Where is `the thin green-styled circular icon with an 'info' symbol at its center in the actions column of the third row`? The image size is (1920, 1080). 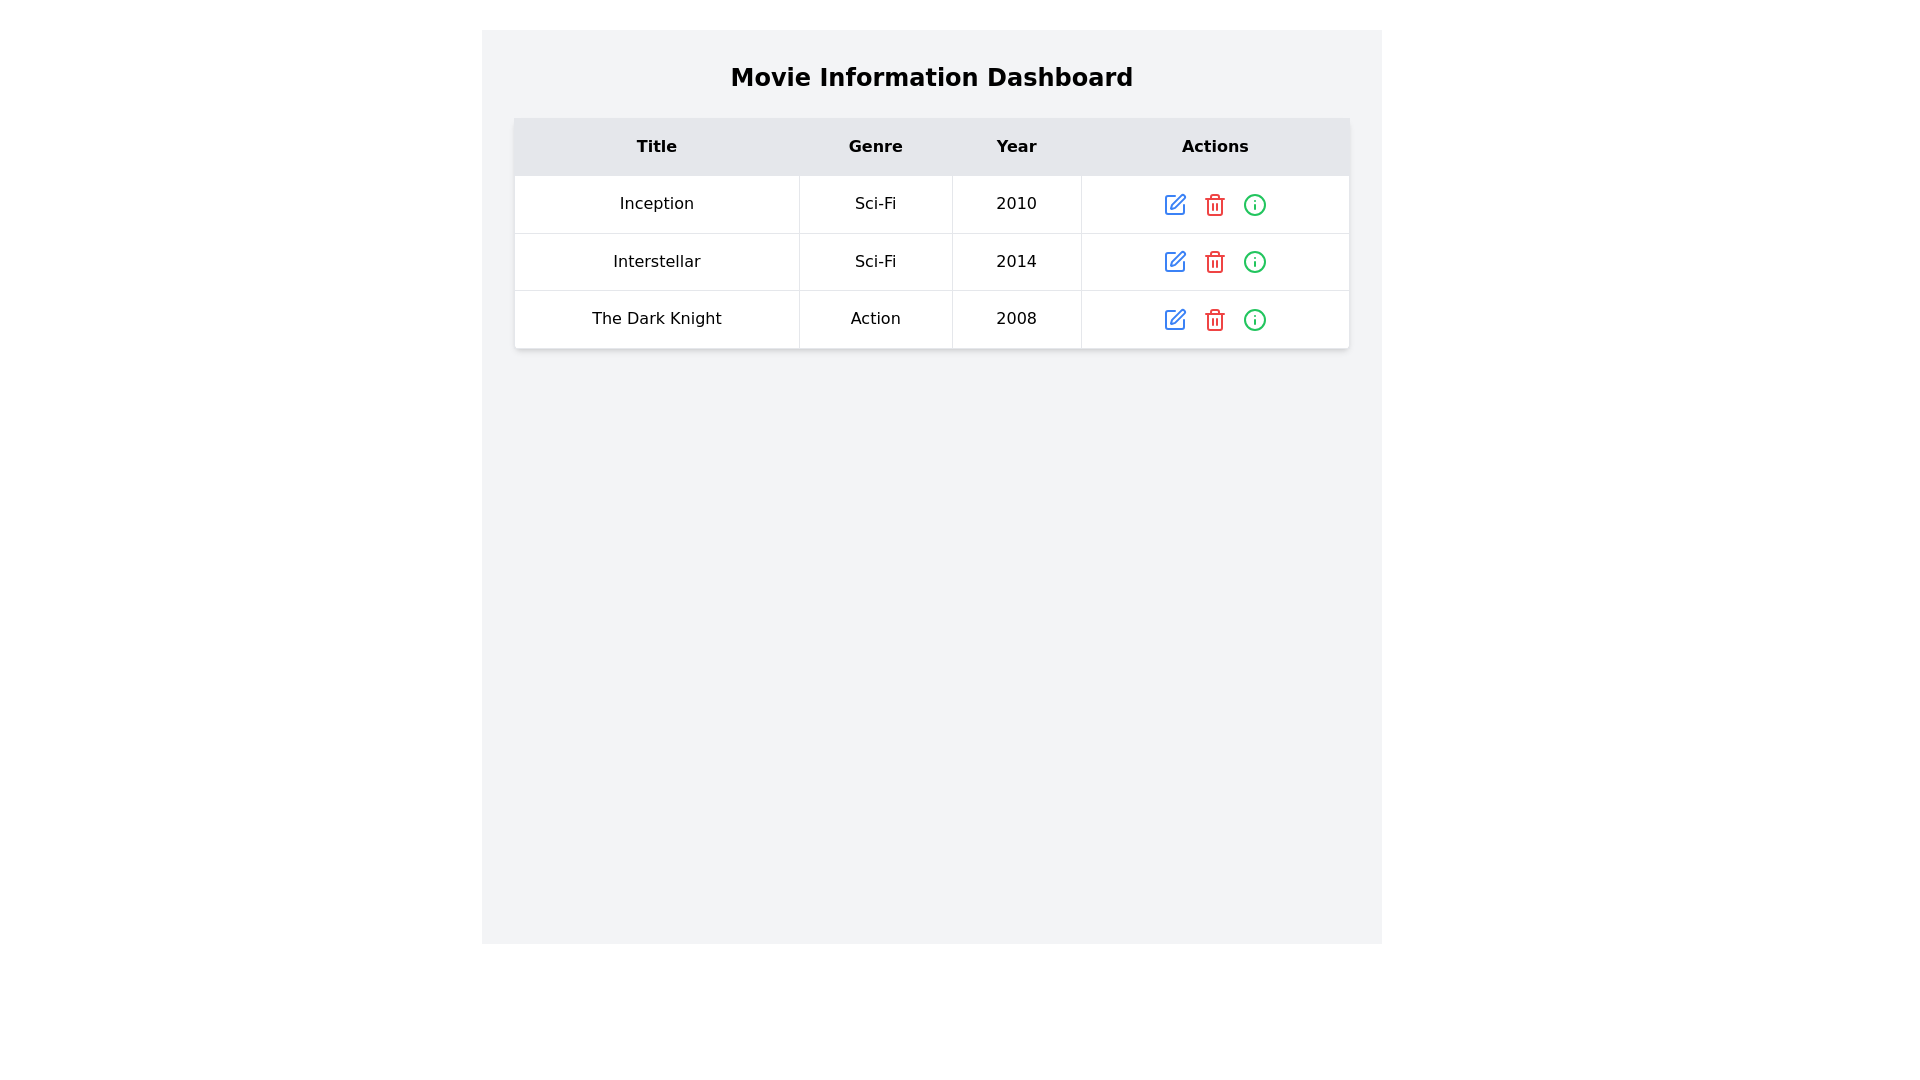 the thin green-styled circular icon with an 'info' symbol at its center in the actions column of the third row is located at coordinates (1254, 318).